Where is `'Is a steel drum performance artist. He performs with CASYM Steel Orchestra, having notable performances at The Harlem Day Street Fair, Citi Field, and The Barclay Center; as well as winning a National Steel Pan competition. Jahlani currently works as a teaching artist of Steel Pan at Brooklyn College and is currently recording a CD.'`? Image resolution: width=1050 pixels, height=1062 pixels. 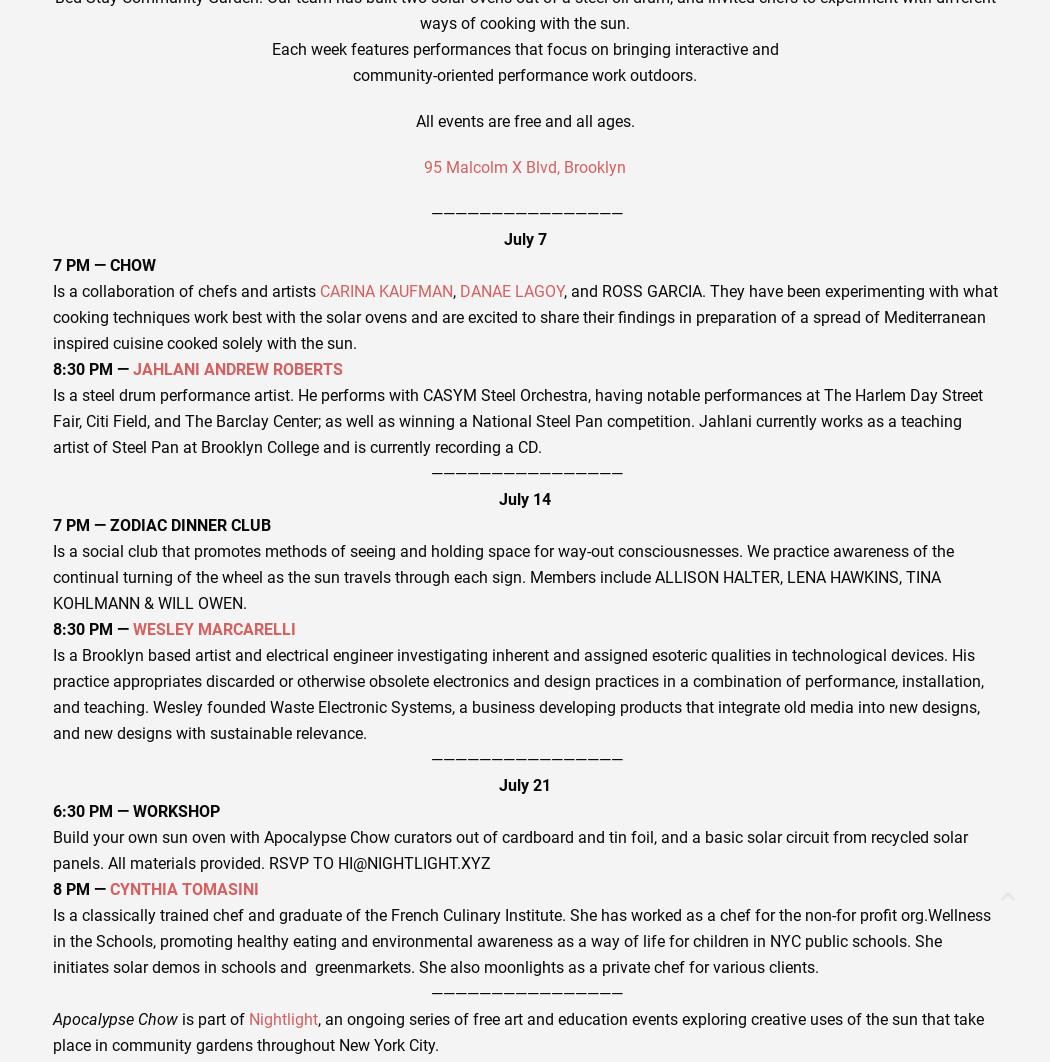
'Is a steel drum performance artist. He performs with CASYM Steel Orchestra, having notable performances at The Harlem Day Street Fair, Citi Field, and The Barclay Center; as well as winning a National Steel Pan competition. Jahlani currently works as a teaching artist of Steel Pan at Brooklyn College and is currently recording a CD.' is located at coordinates (516, 419).